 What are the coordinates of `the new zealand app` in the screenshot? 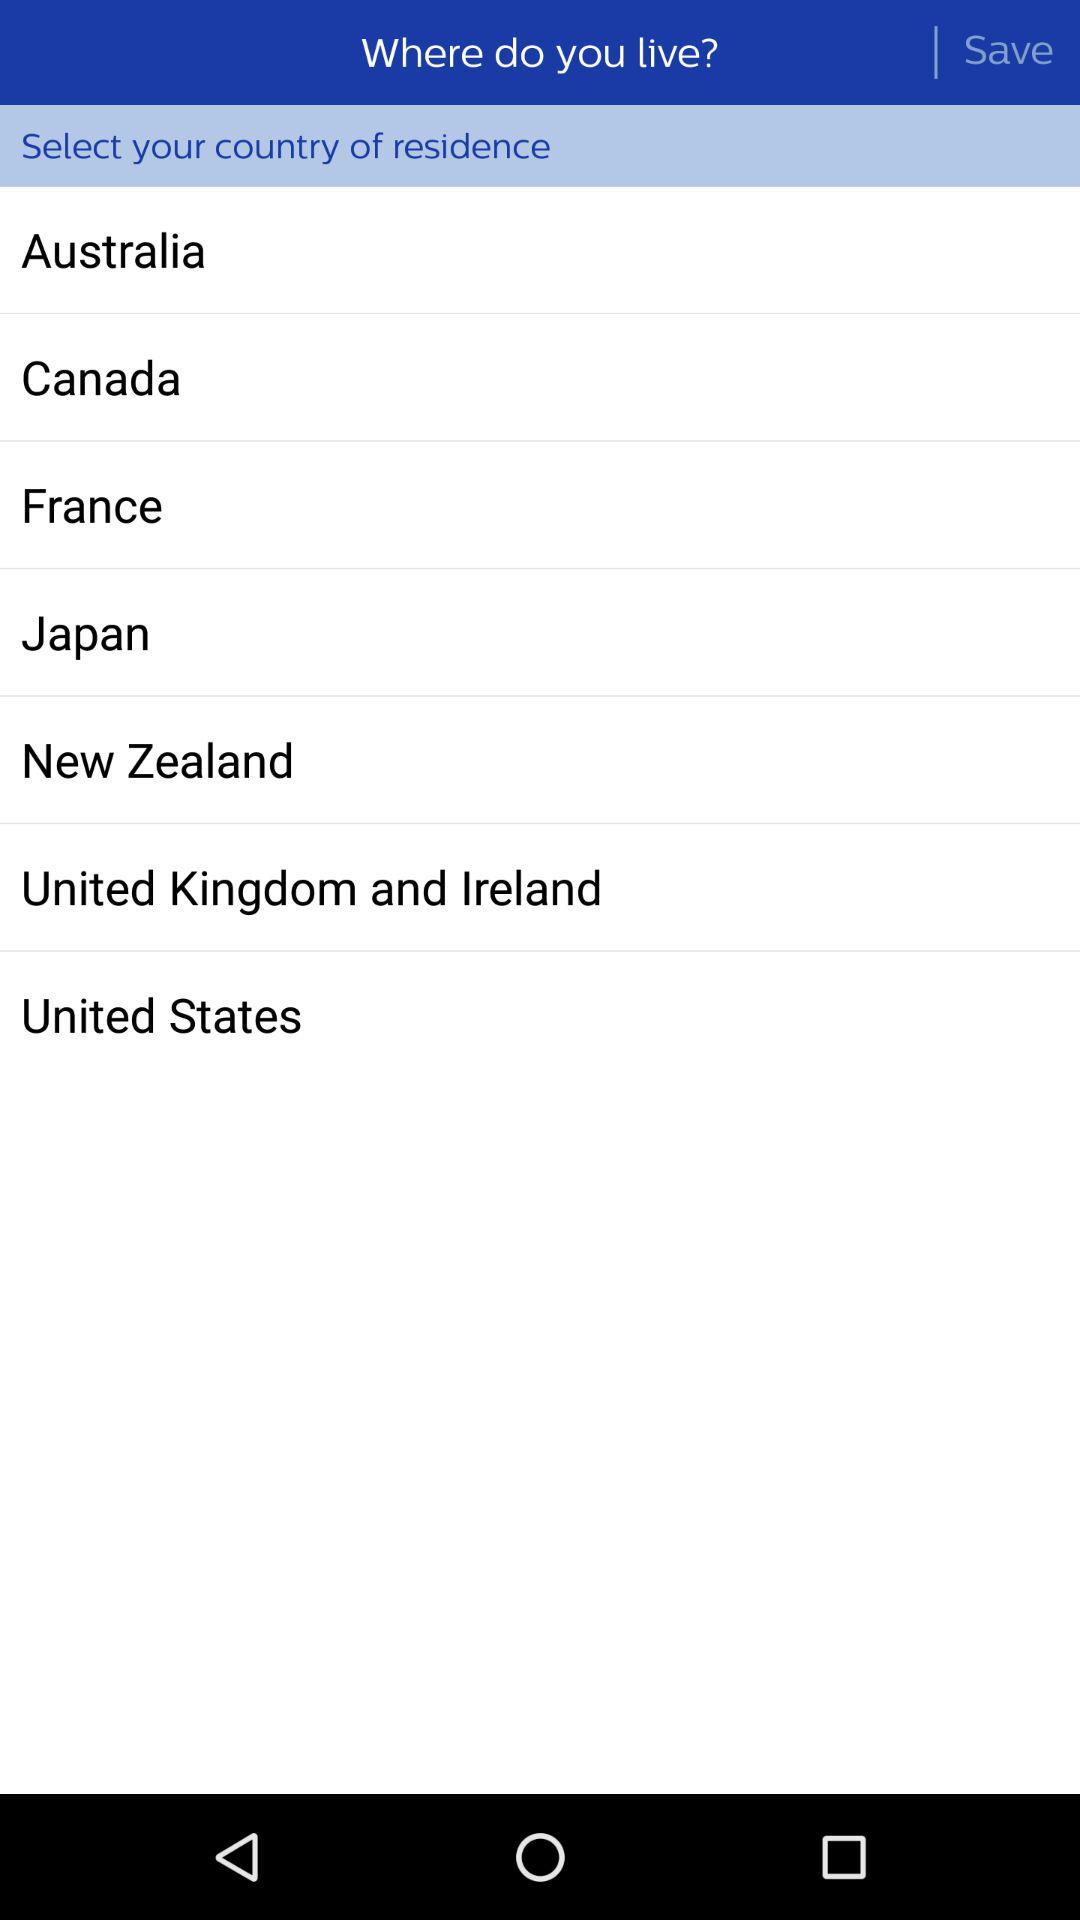 It's located at (540, 758).